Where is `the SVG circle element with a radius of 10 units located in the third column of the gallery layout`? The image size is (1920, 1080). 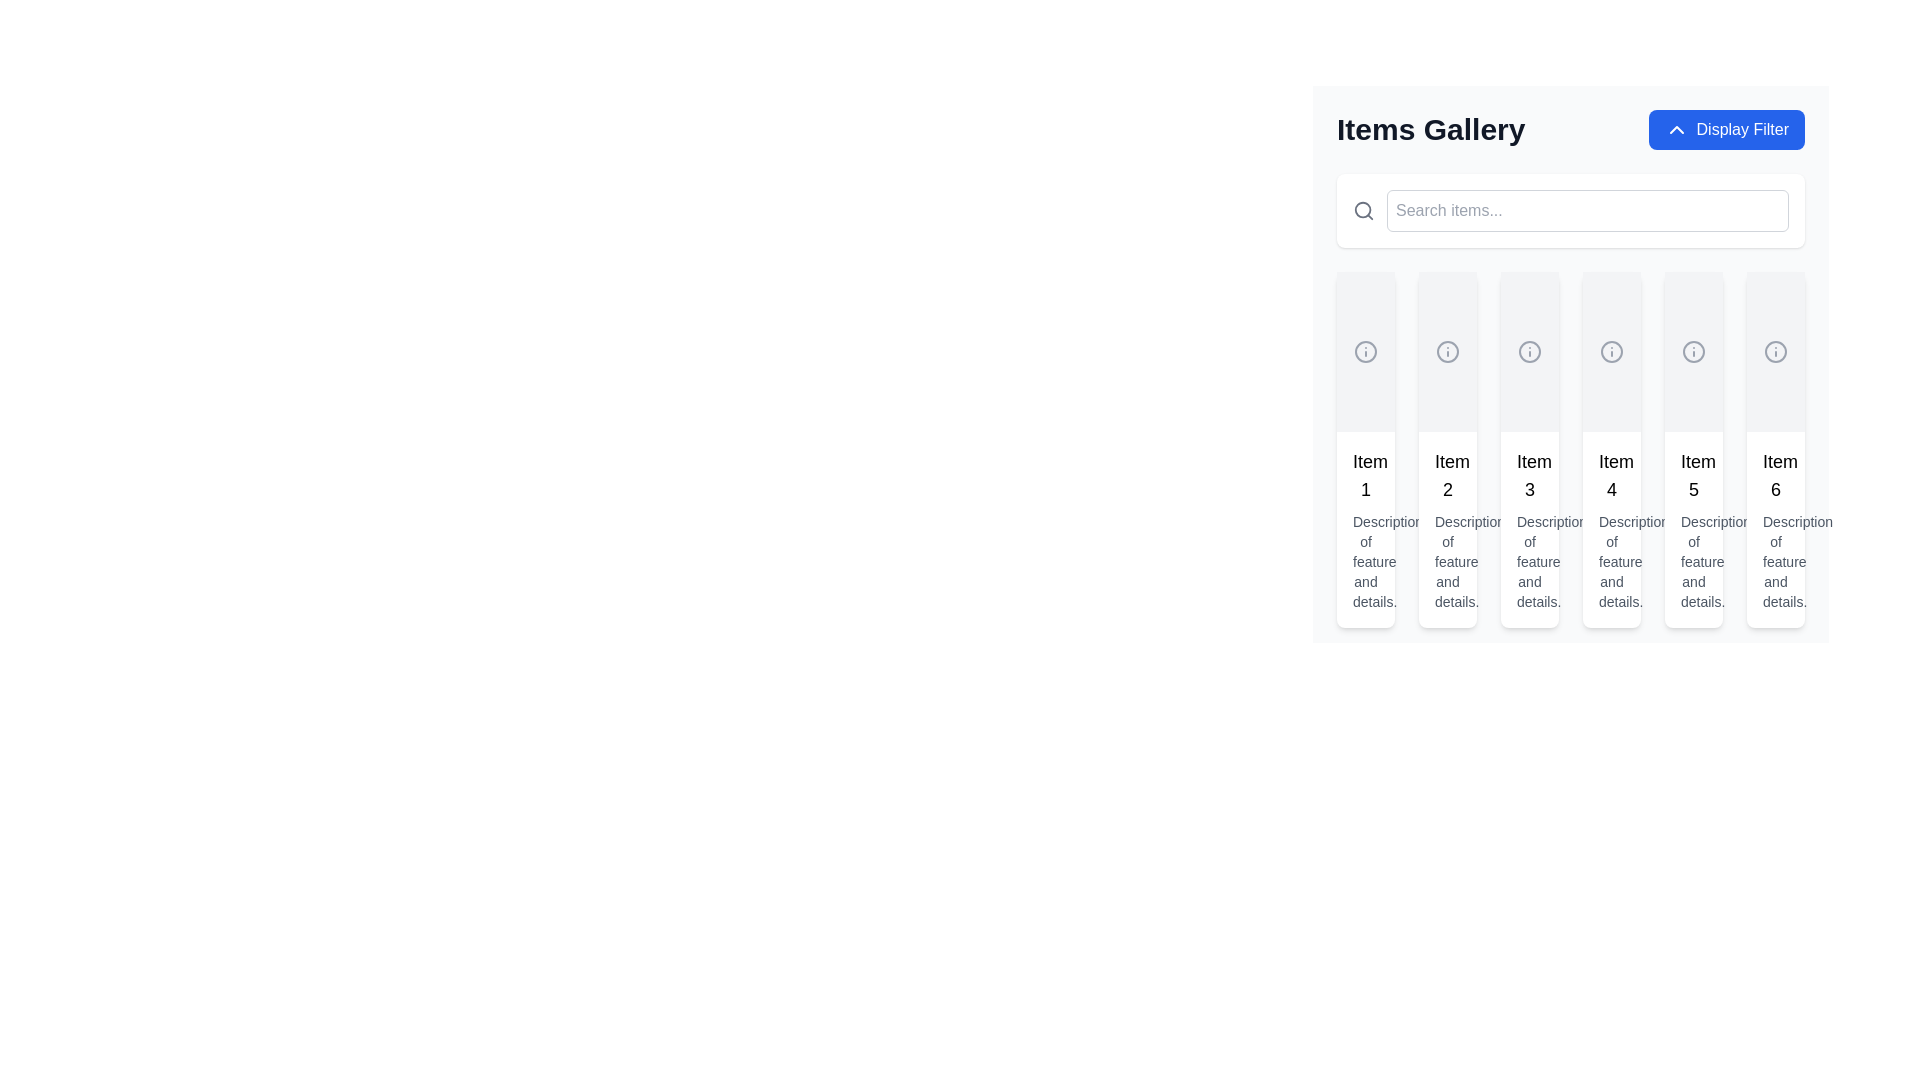 the SVG circle element with a radius of 10 units located in the third column of the gallery layout is located at coordinates (1529, 350).